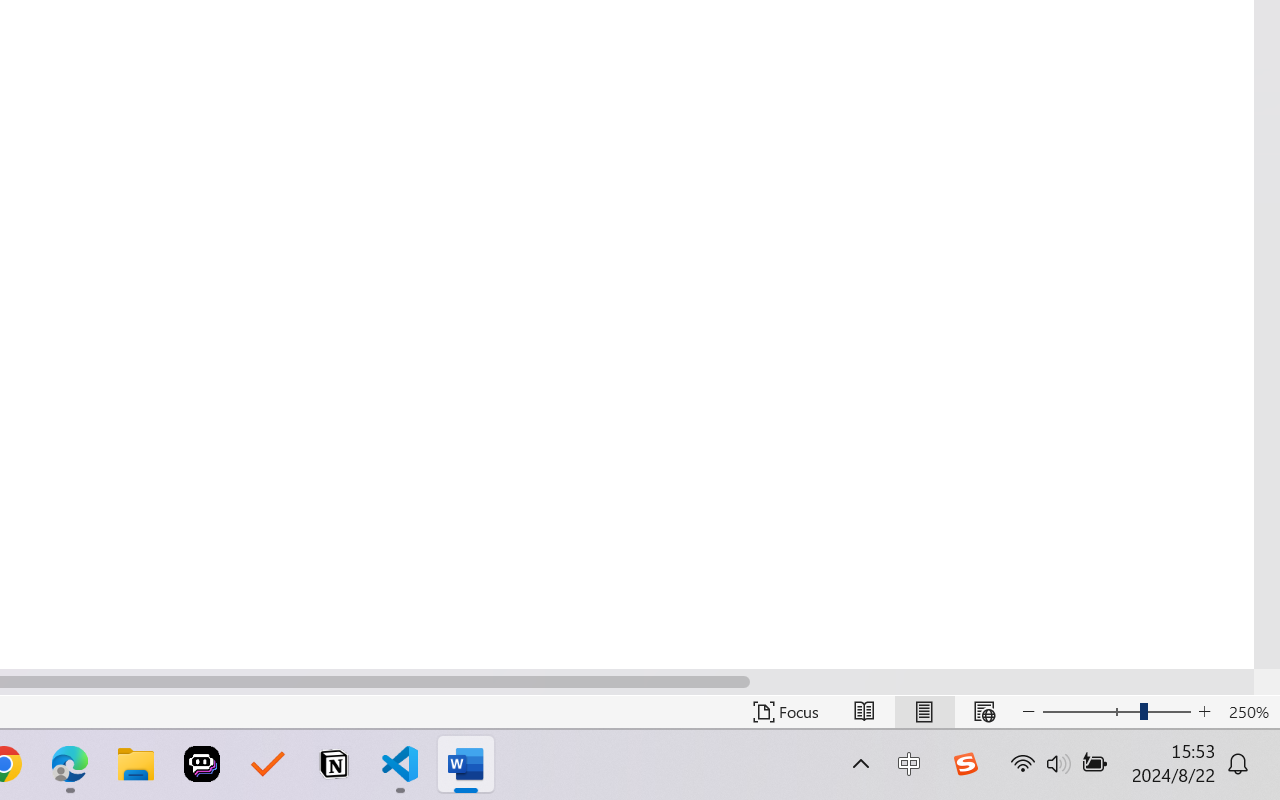 The height and width of the screenshot is (800, 1280). What do you see at coordinates (984, 711) in the screenshot?
I see `'Web Layout'` at bounding box center [984, 711].